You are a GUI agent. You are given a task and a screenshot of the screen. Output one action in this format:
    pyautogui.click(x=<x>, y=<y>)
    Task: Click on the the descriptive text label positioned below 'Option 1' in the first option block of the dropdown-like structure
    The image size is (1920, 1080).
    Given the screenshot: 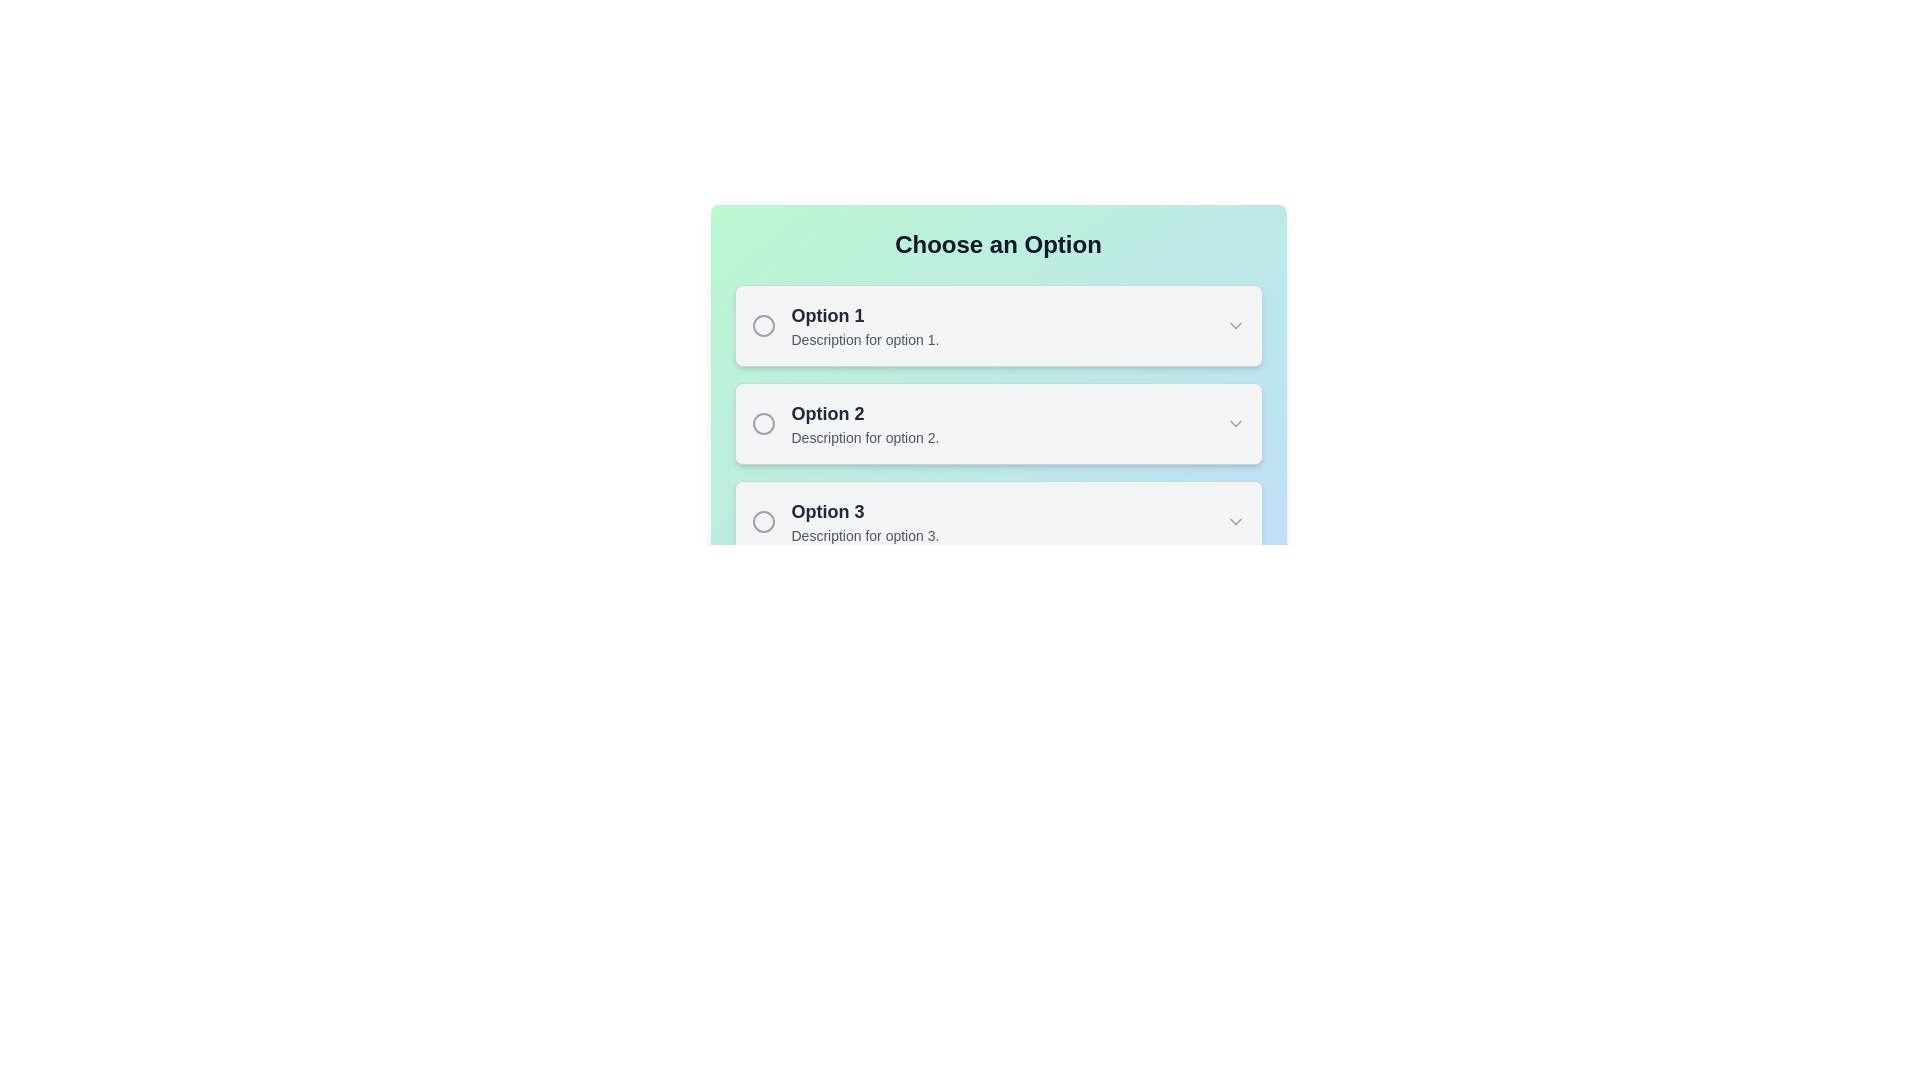 What is the action you would take?
    pyautogui.click(x=865, y=338)
    